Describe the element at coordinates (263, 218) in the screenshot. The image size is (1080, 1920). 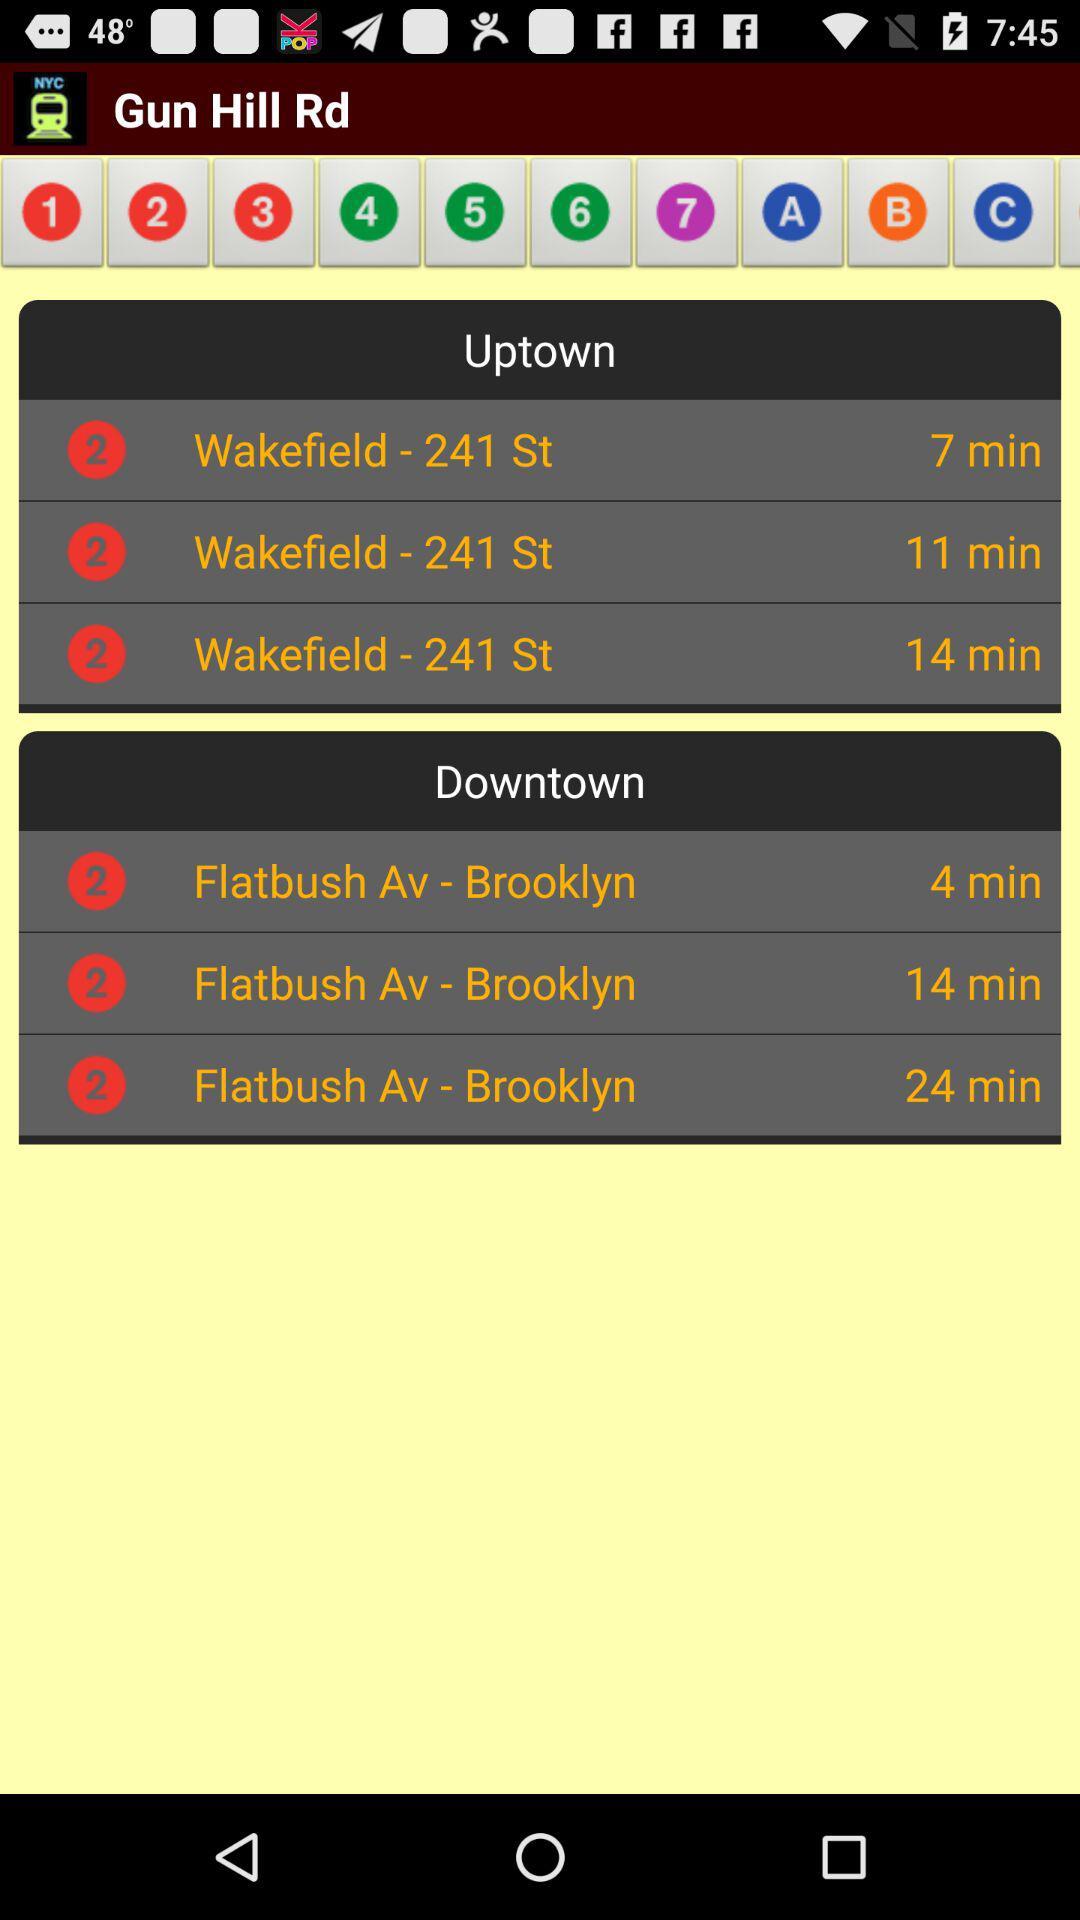
I see `app below the gun hill rd` at that location.